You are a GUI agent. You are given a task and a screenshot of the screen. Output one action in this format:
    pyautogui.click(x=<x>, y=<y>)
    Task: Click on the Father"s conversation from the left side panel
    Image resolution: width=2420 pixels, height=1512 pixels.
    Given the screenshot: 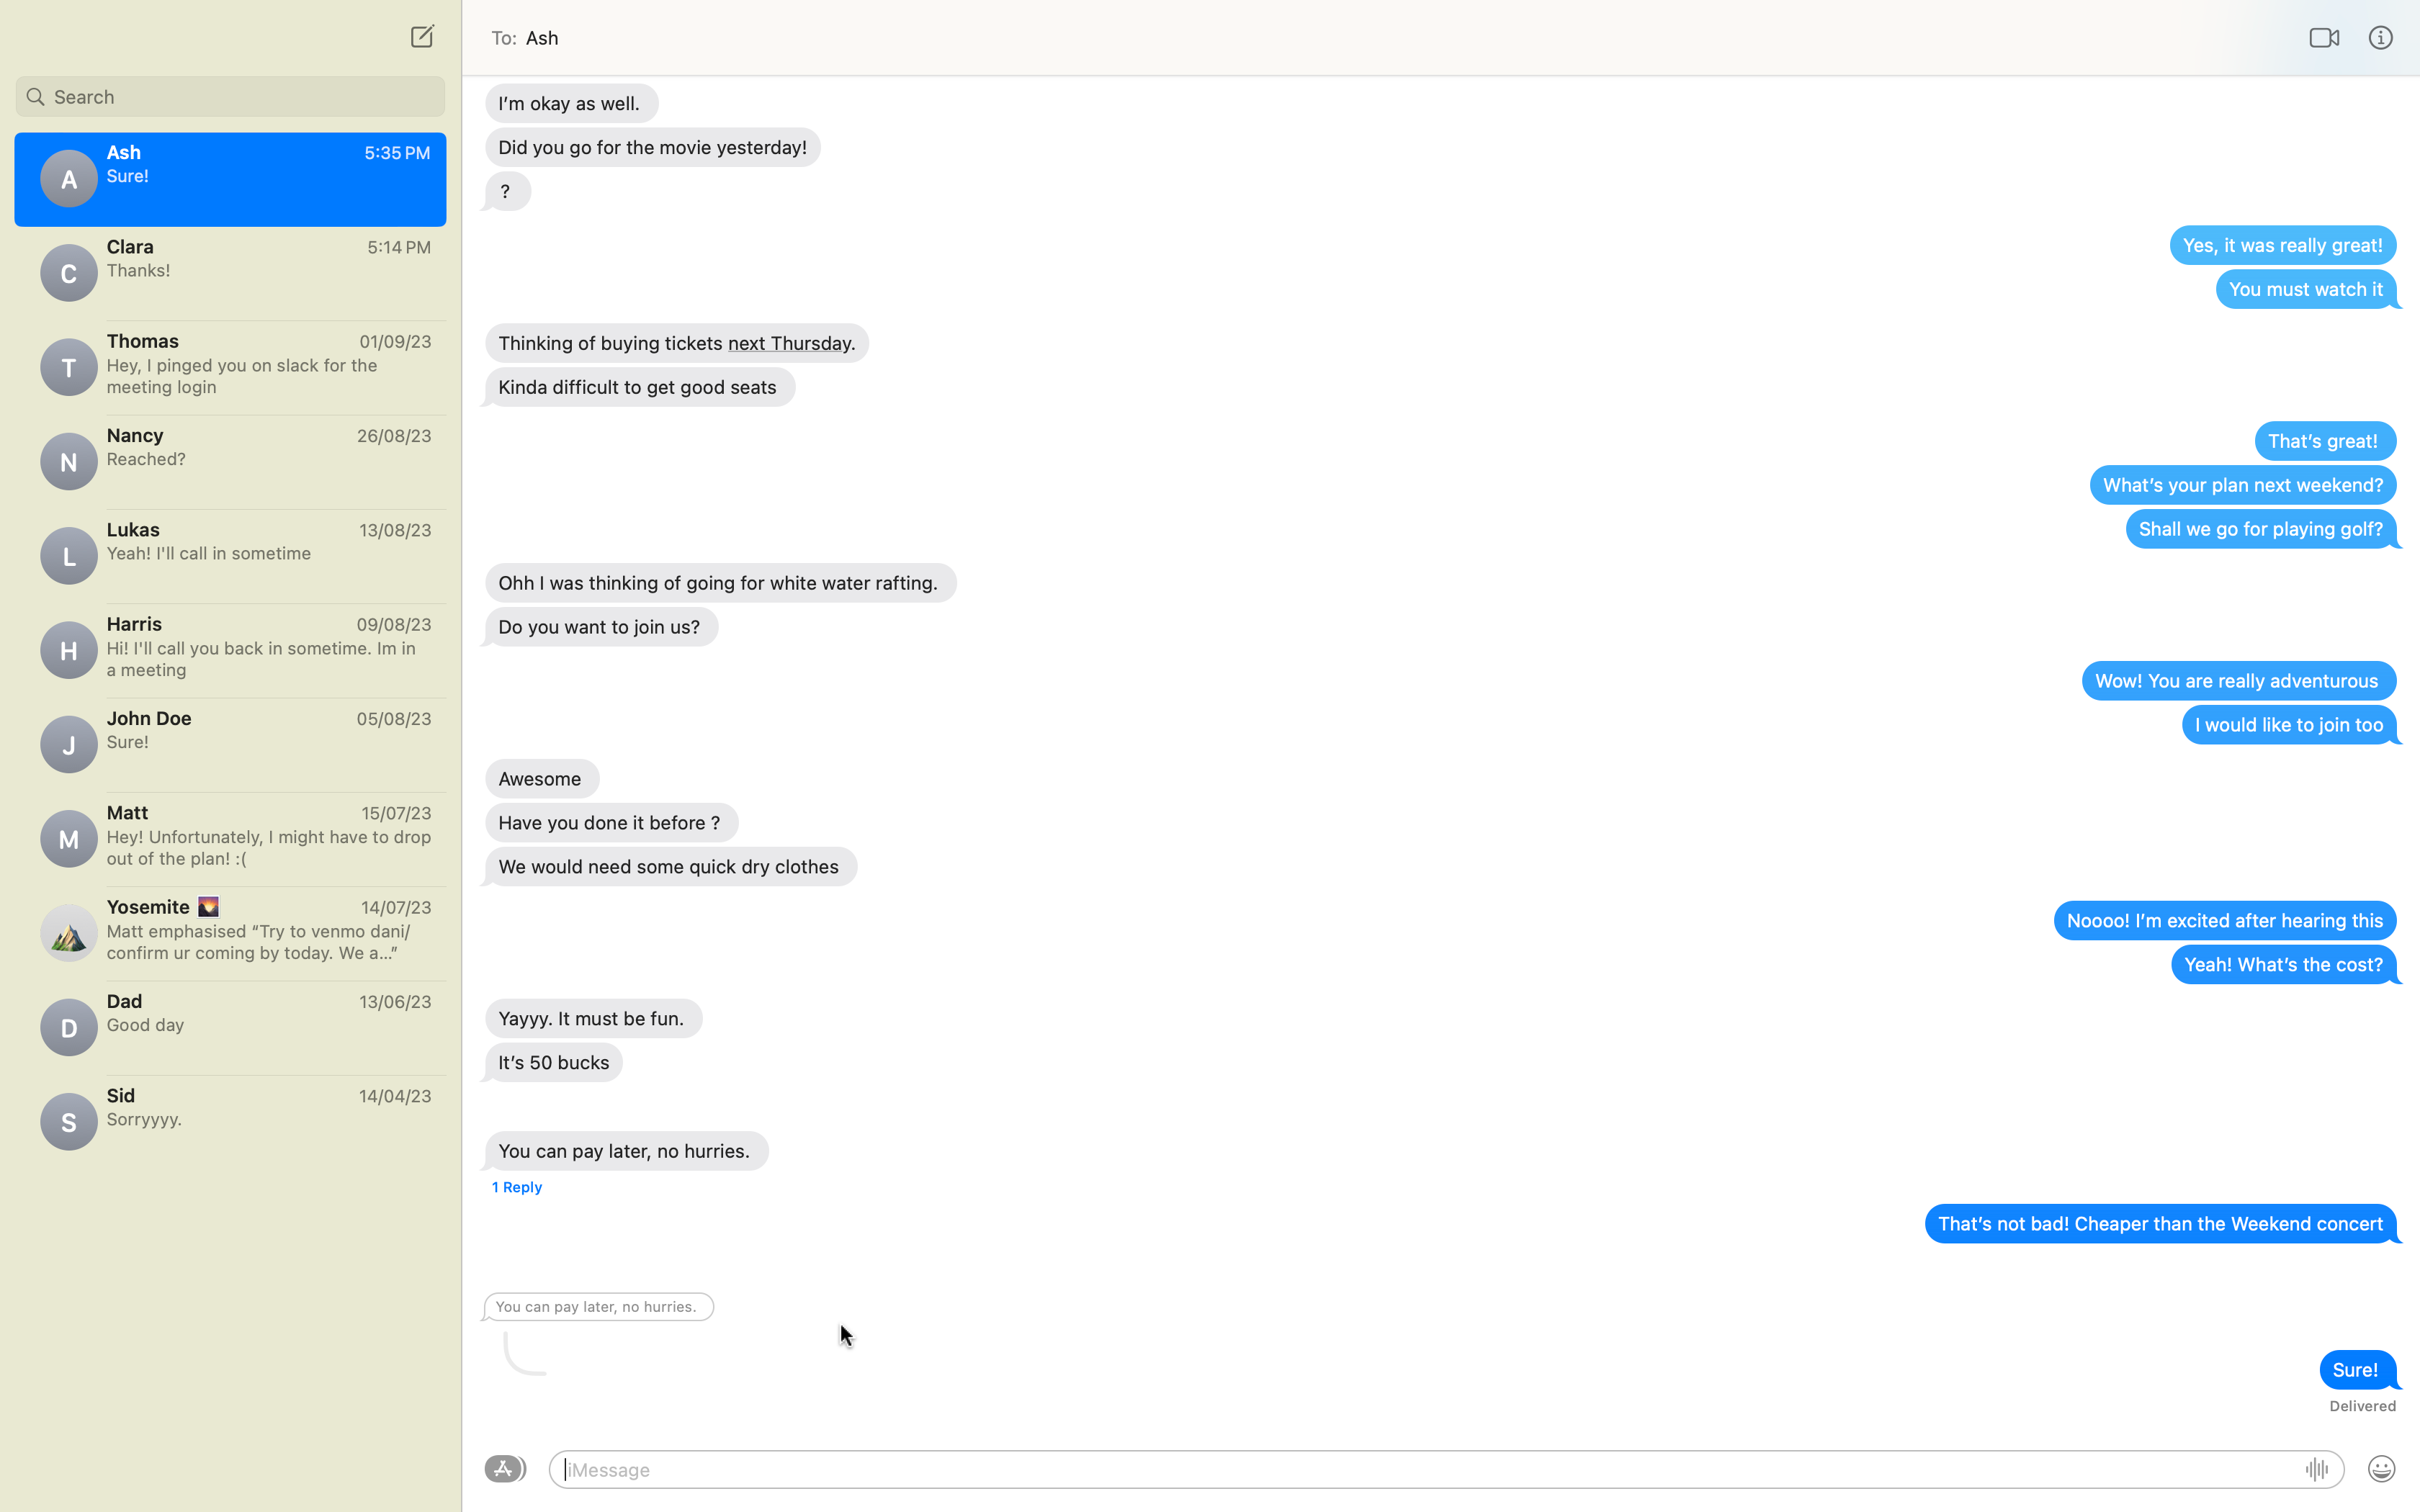 What is the action you would take?
    pyautogui.click(x=229, y=1020)
    